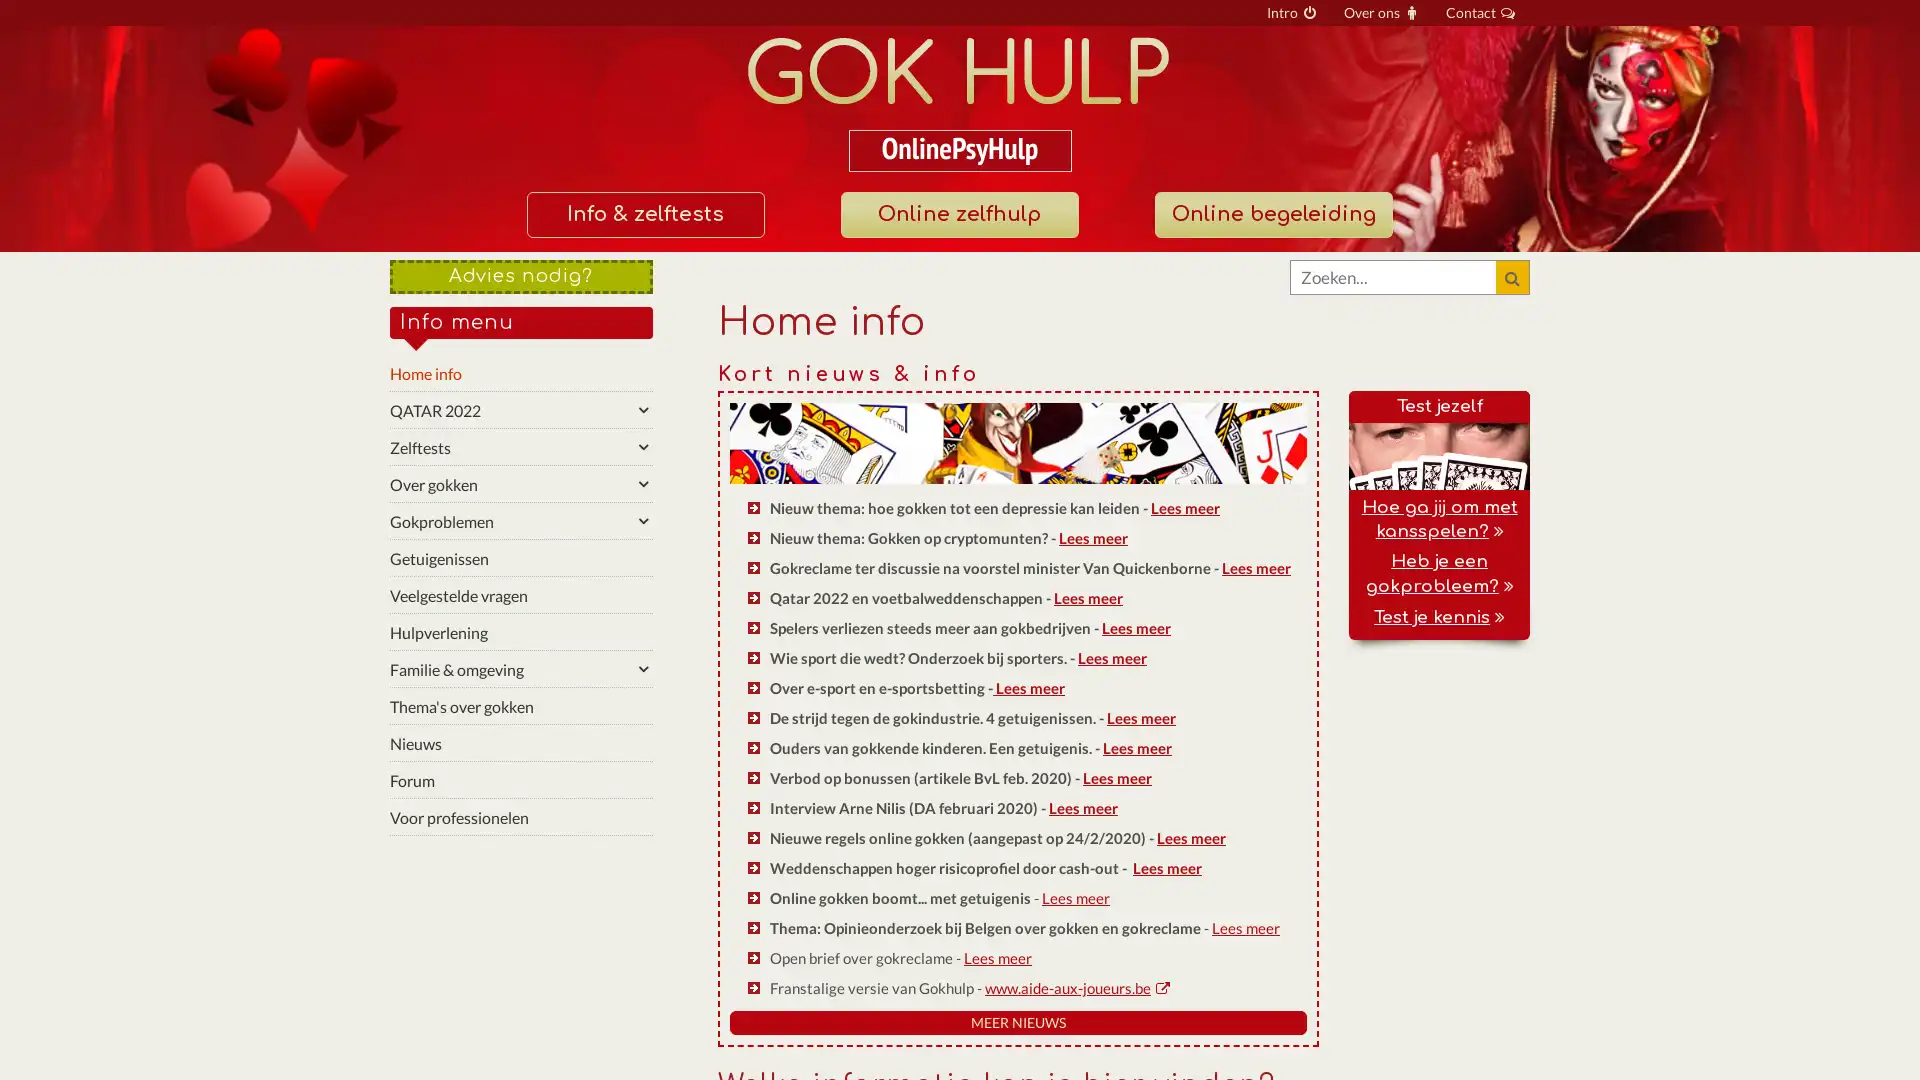 This screenshot has width=1920, height=1080. Describe the element at coordinates (644, 215) in the screenshot. I see `Info & zelftests` at that location.